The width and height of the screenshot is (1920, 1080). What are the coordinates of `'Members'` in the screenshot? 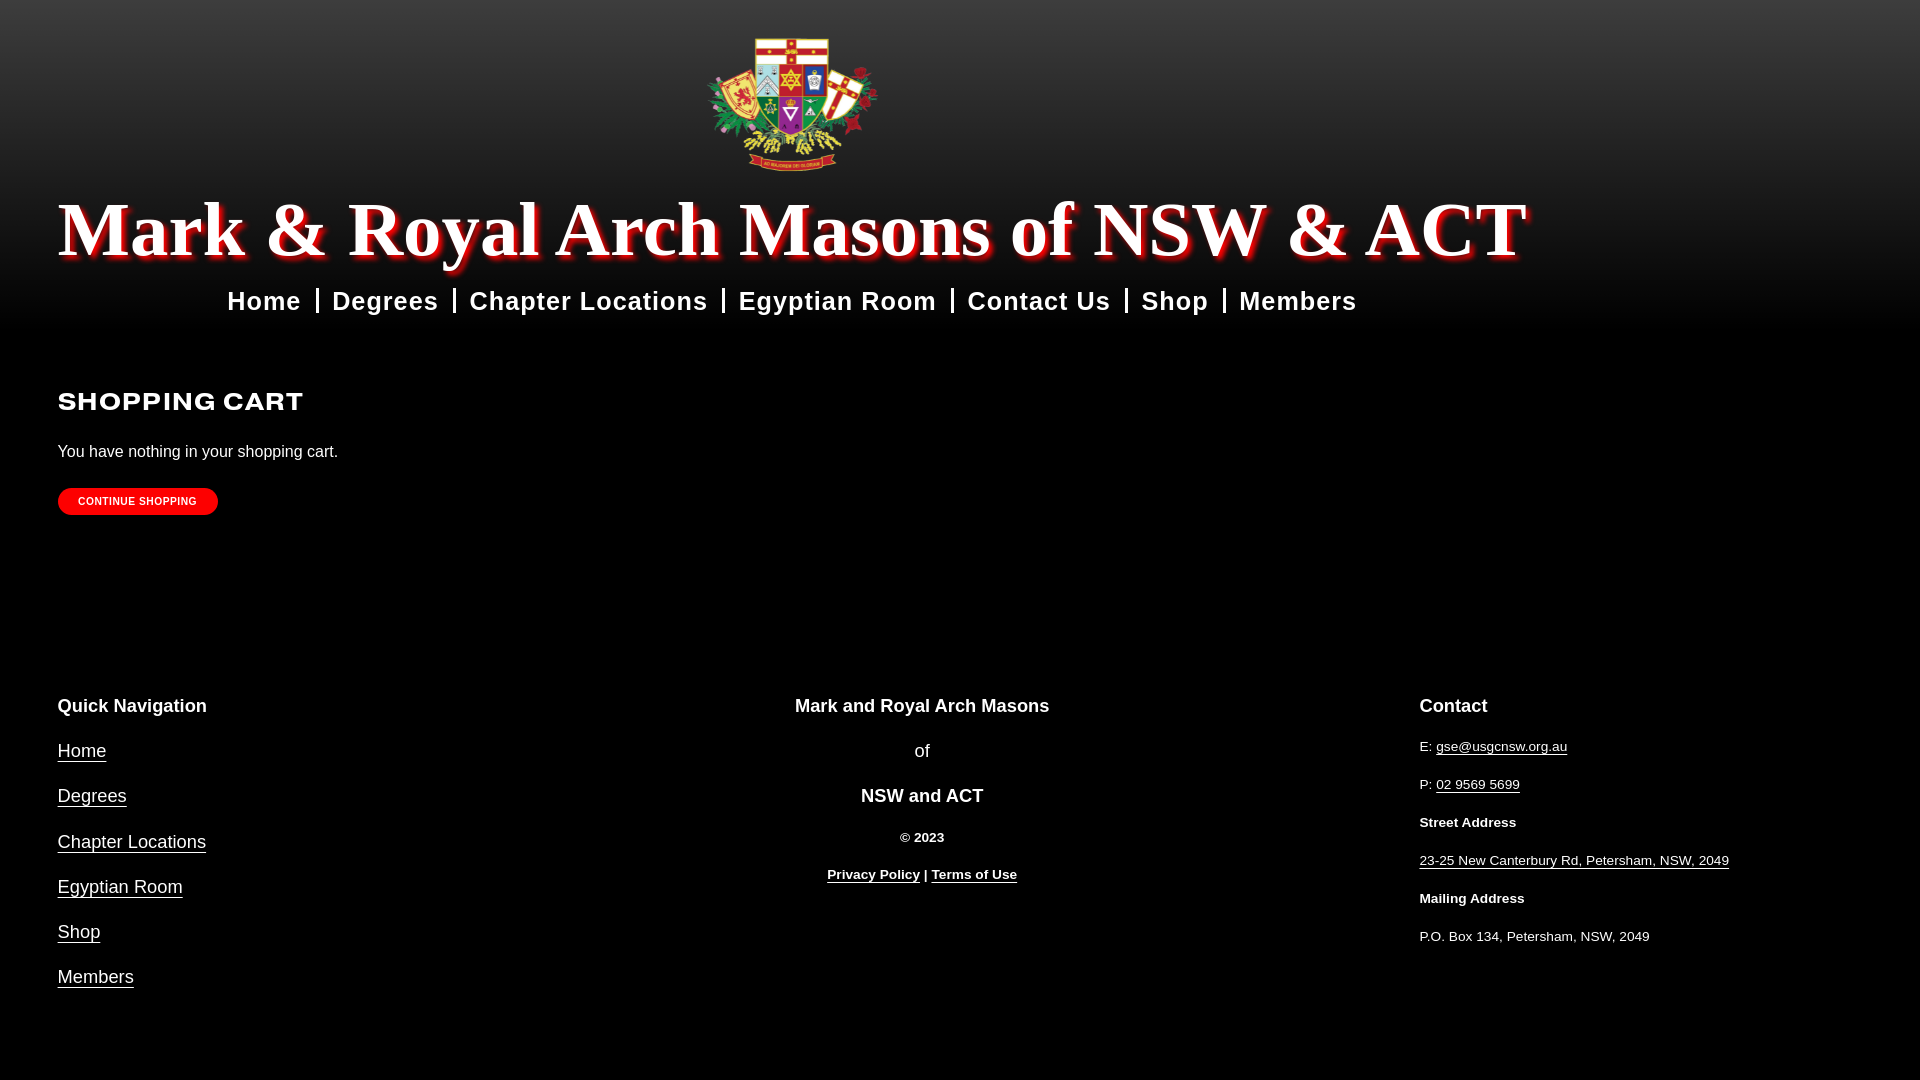 It's located at (95, 975).